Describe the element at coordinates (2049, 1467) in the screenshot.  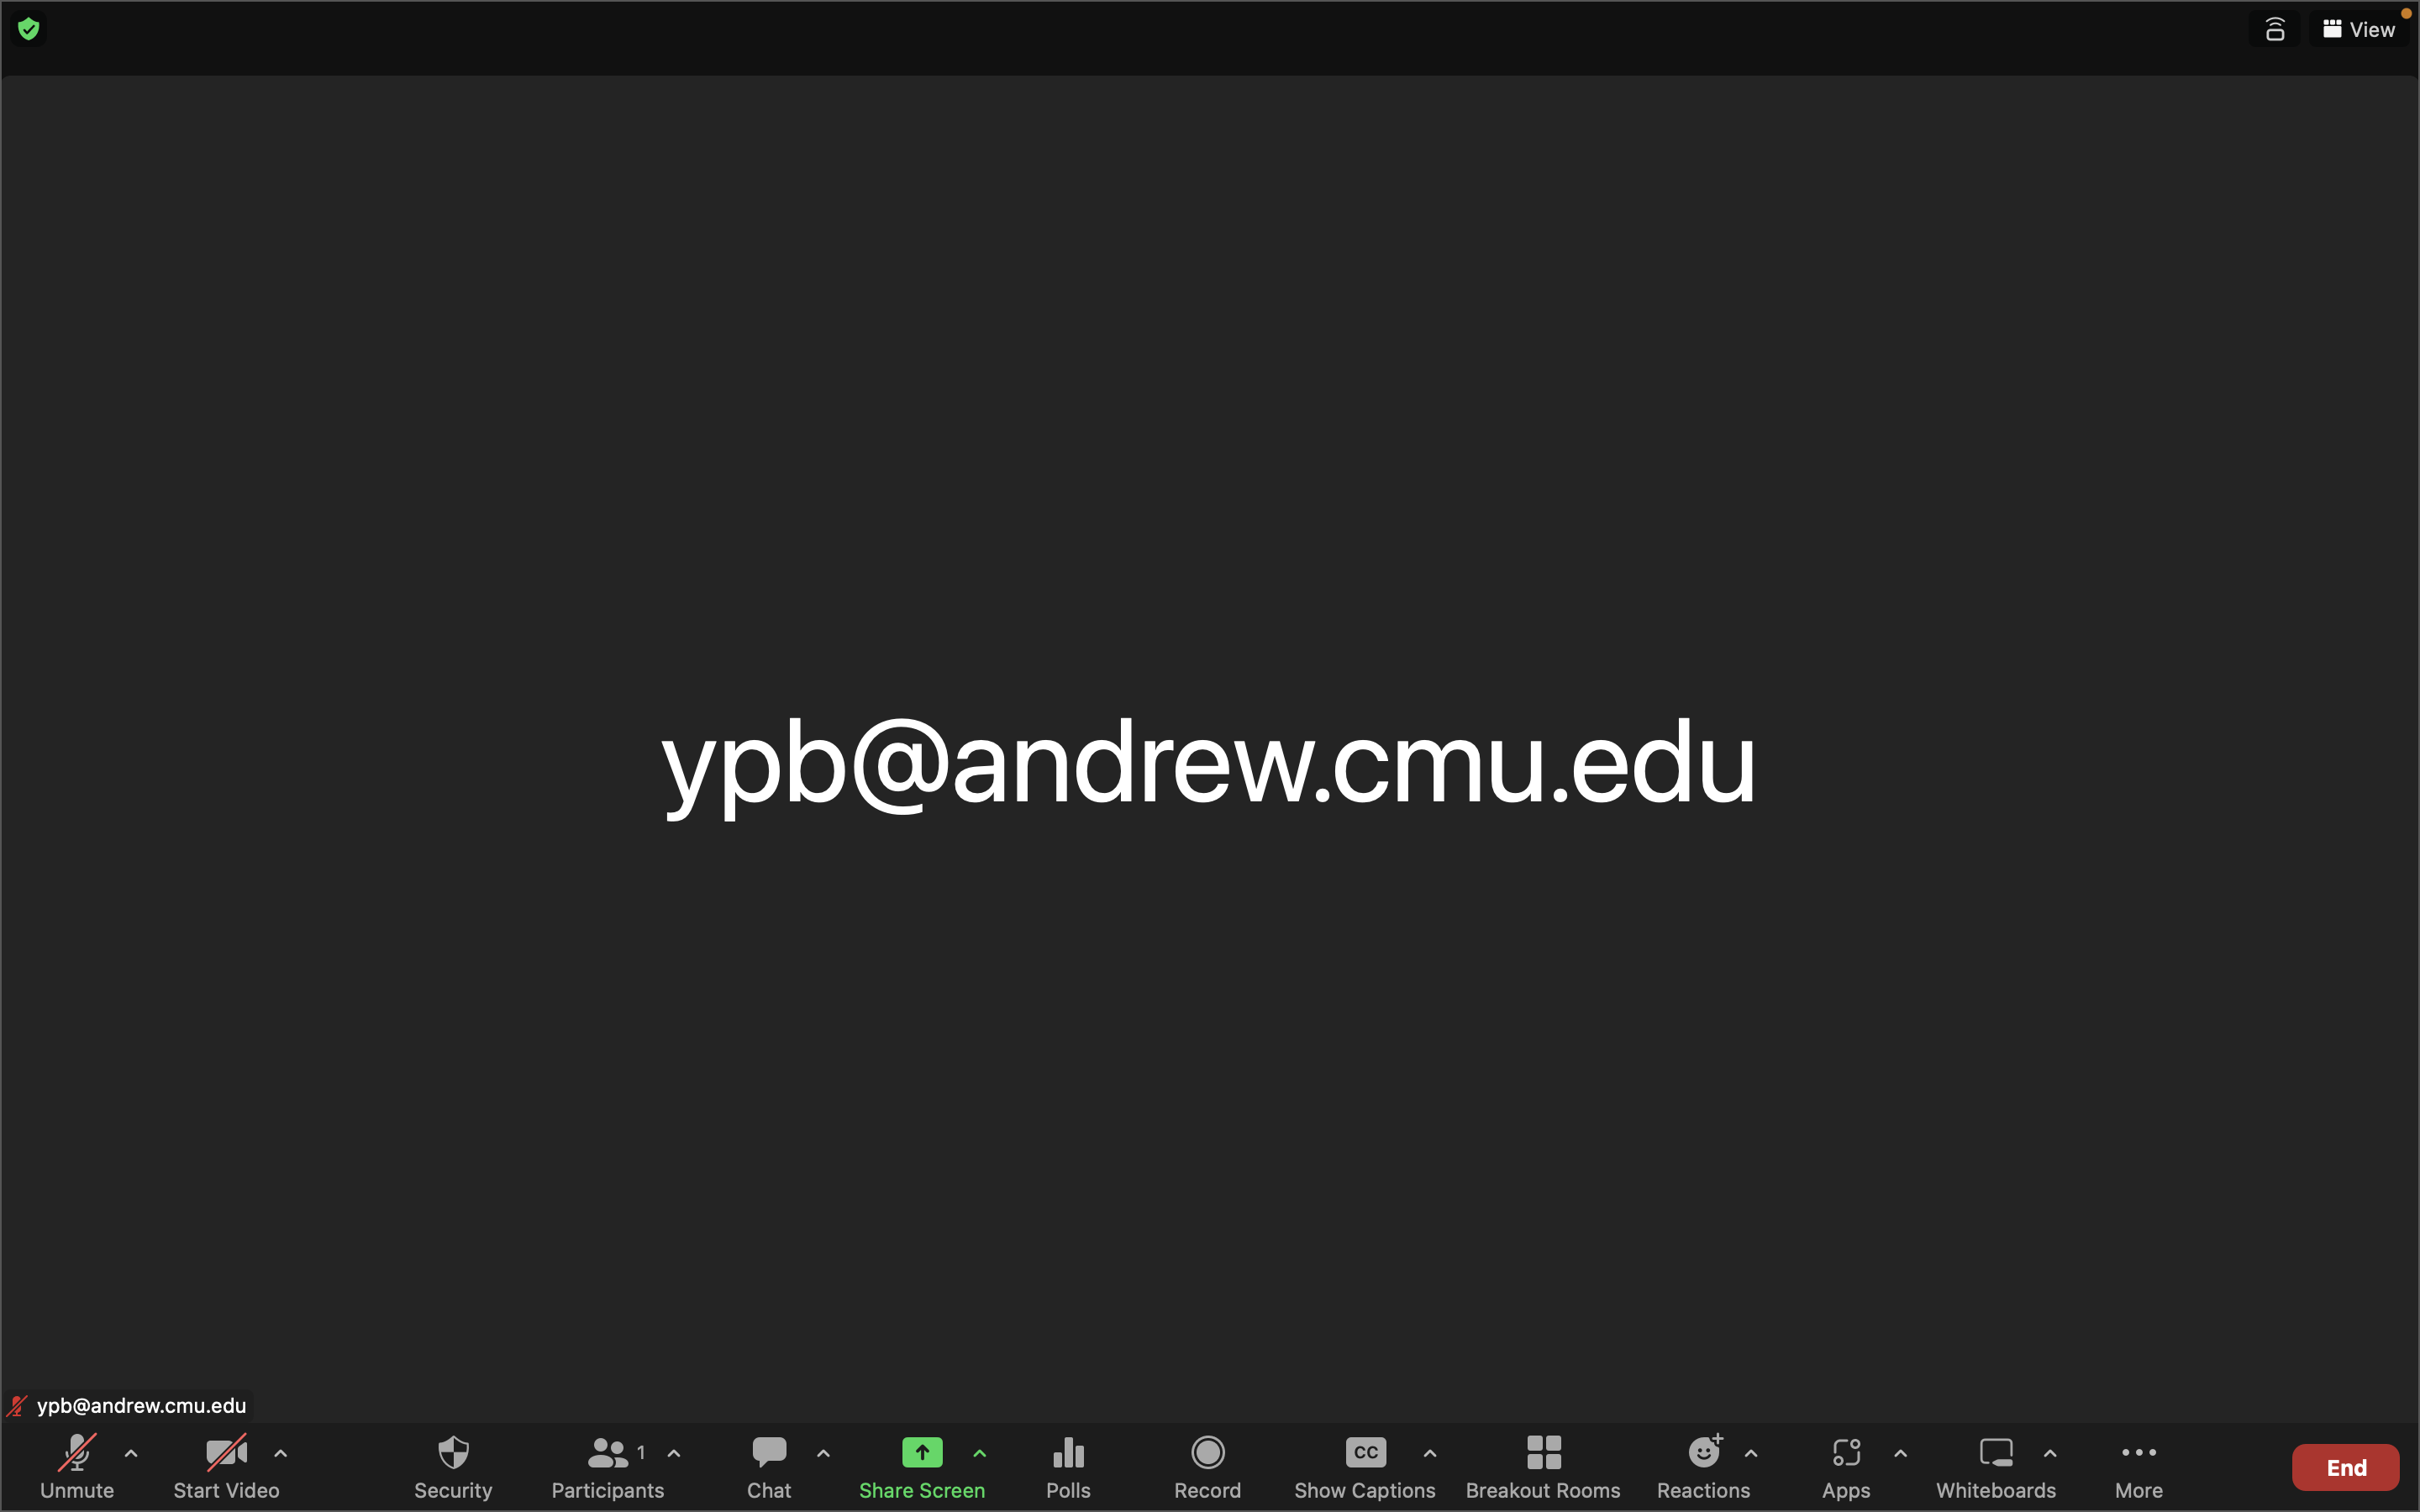
I see `the whiteboard settings` at that location.